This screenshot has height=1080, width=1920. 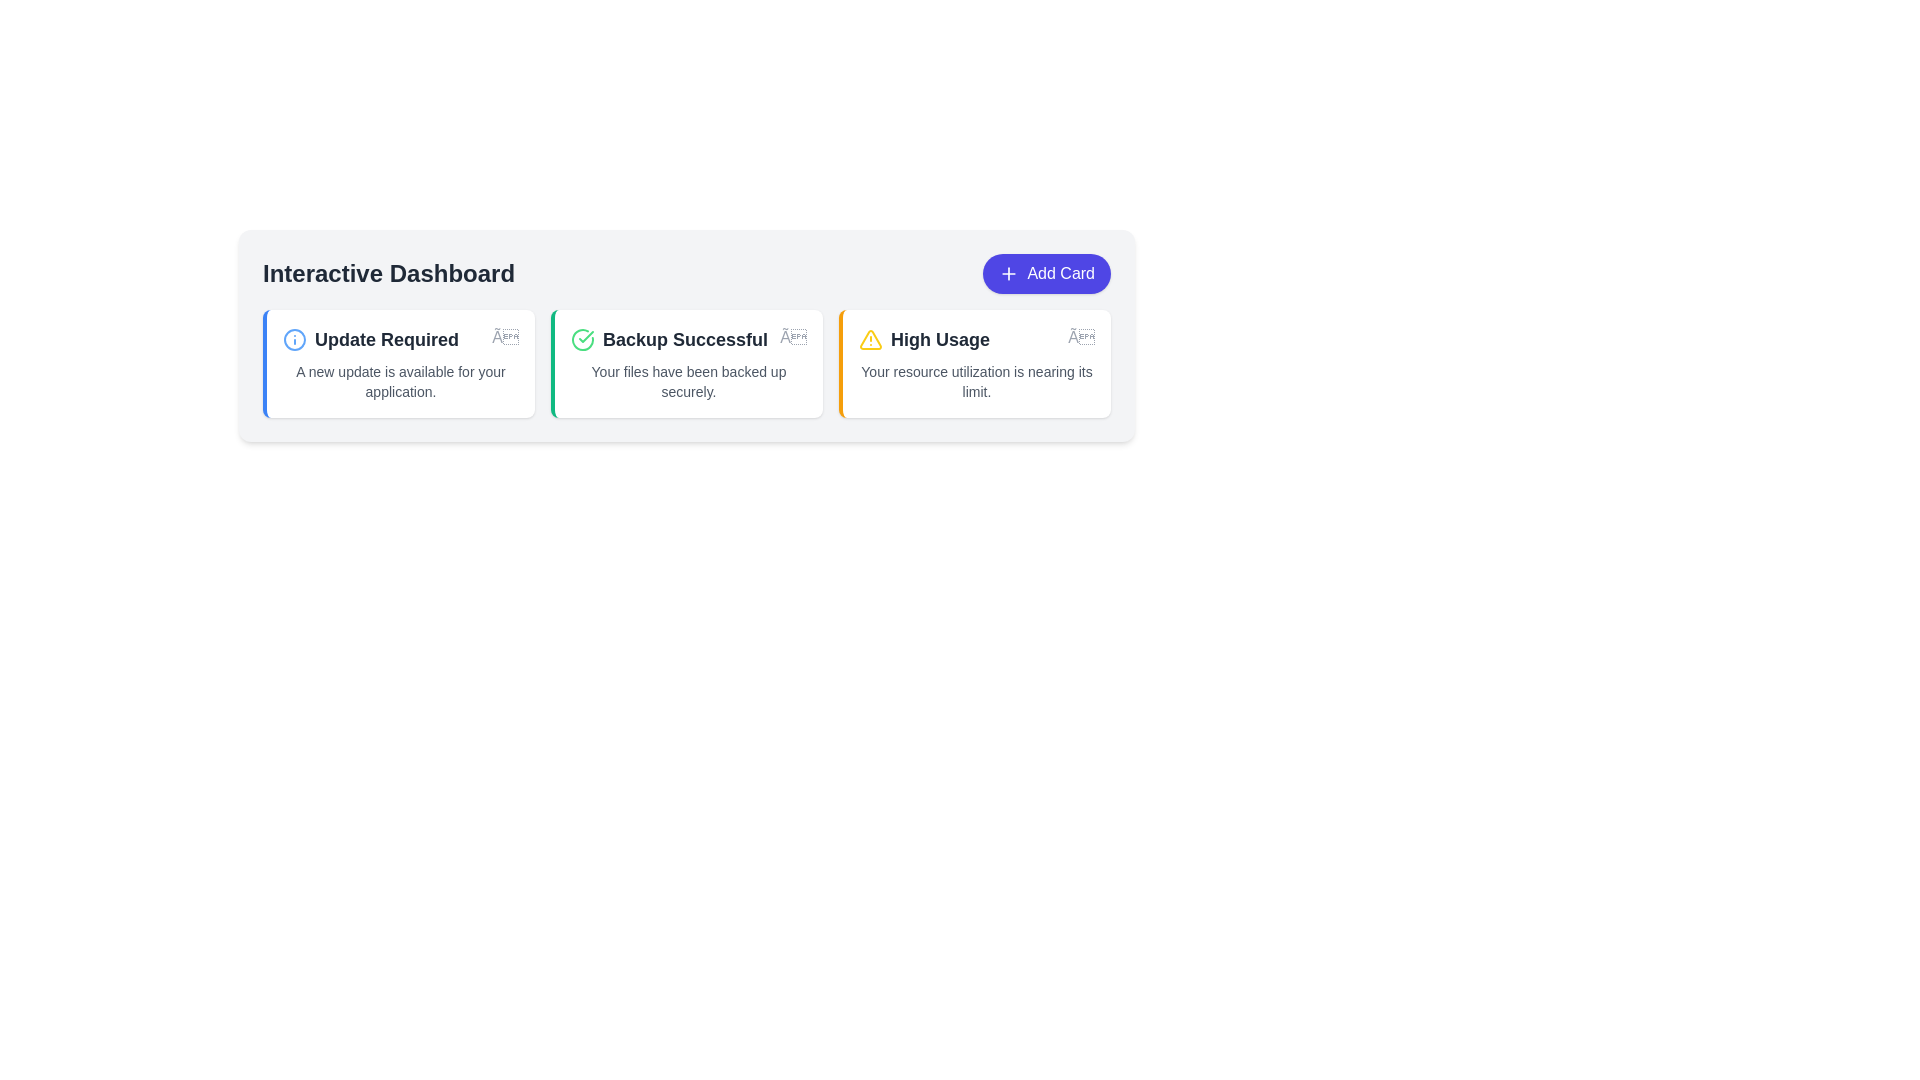 What do you see at coordinates (685, 338) in the screenshot?
I see `the text label that displays 'Backup Successful', which is styled in a bold, large font and located centrally within the middle column of a three-column card layout` at bounding box center [685, 338].